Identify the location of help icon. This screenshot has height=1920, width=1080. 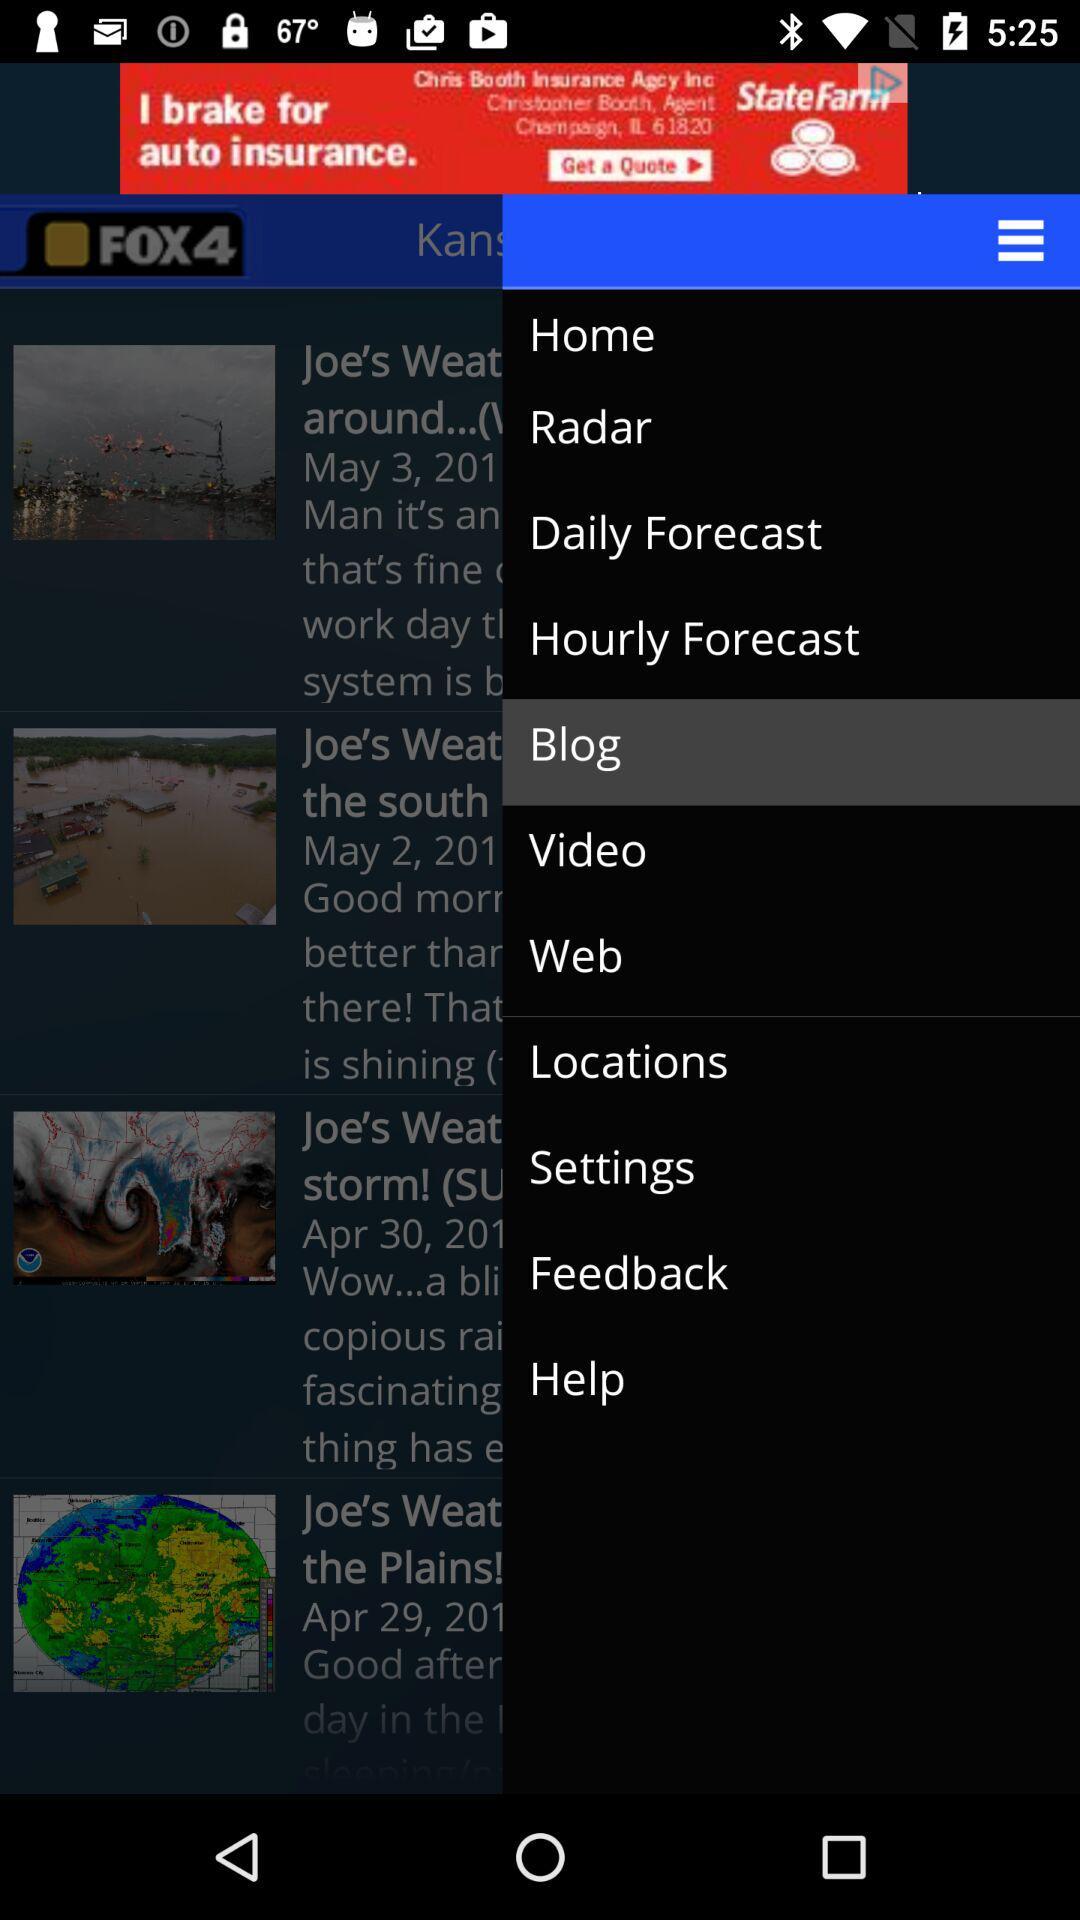
(774, 1378).